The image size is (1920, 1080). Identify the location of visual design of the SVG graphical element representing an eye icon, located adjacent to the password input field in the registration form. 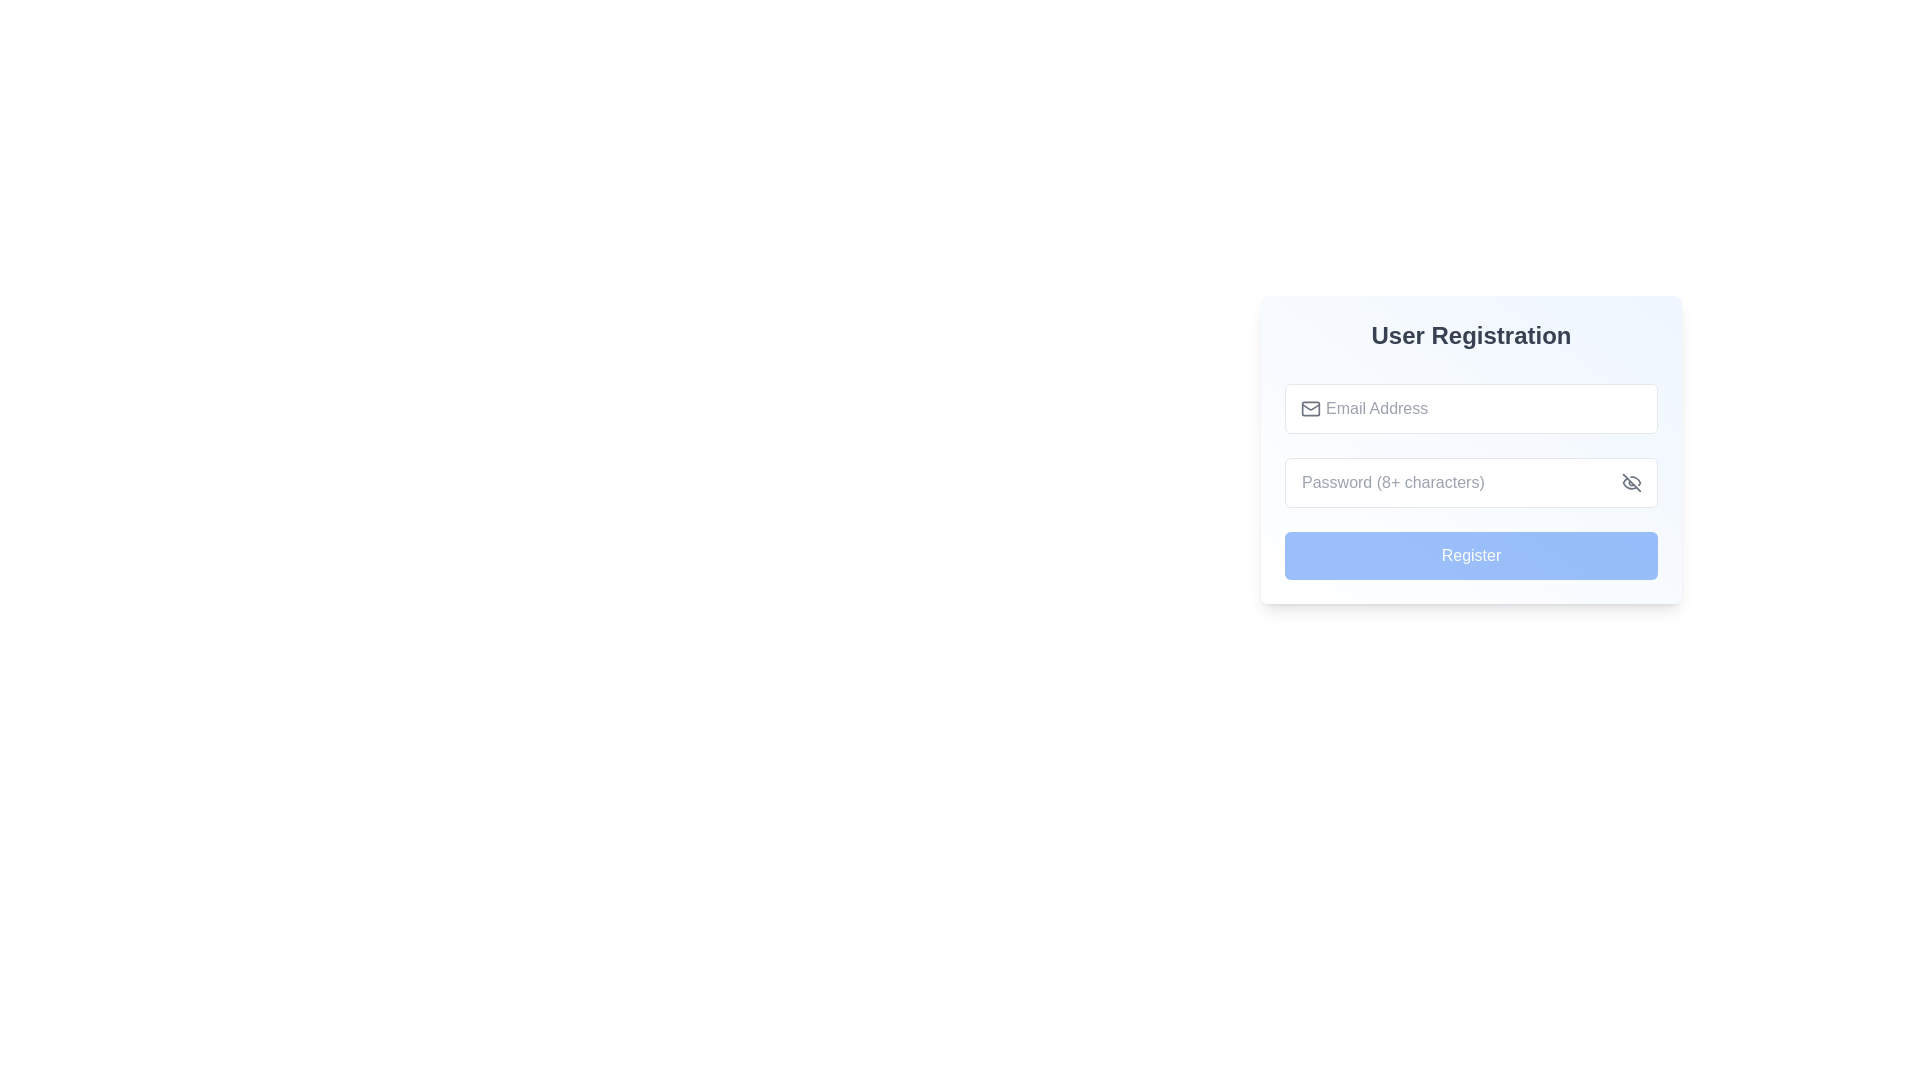
(1630, 483).